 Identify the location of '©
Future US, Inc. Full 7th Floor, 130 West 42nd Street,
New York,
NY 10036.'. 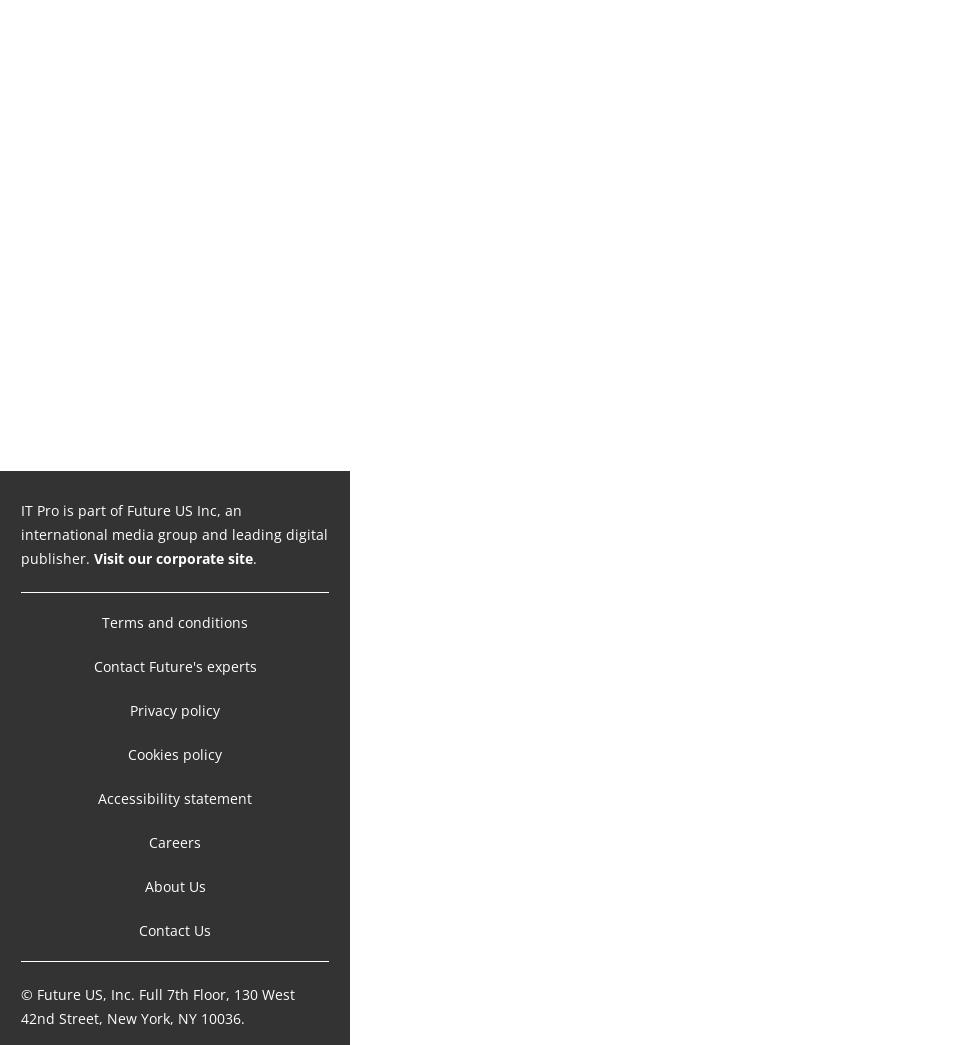
(20, 984).